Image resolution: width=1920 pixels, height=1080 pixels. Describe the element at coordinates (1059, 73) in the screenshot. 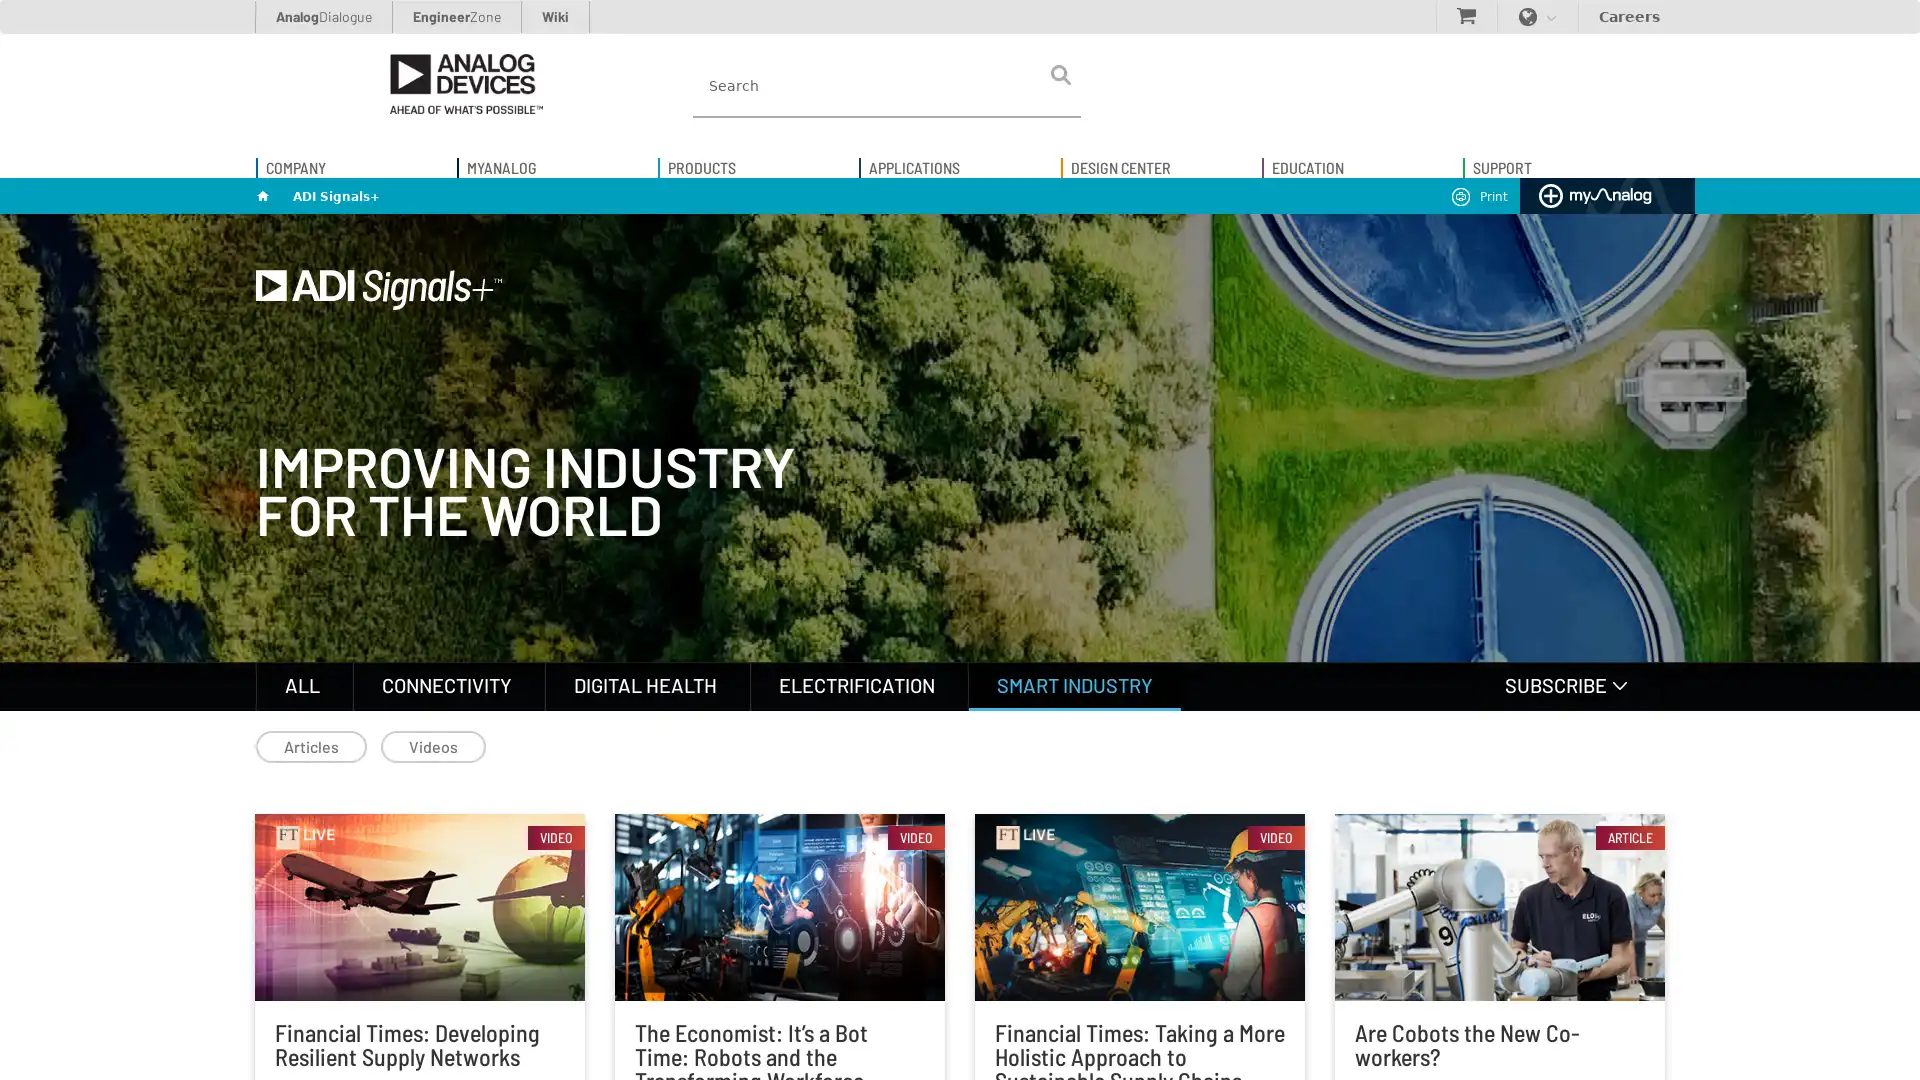

I see `Search` at that location.